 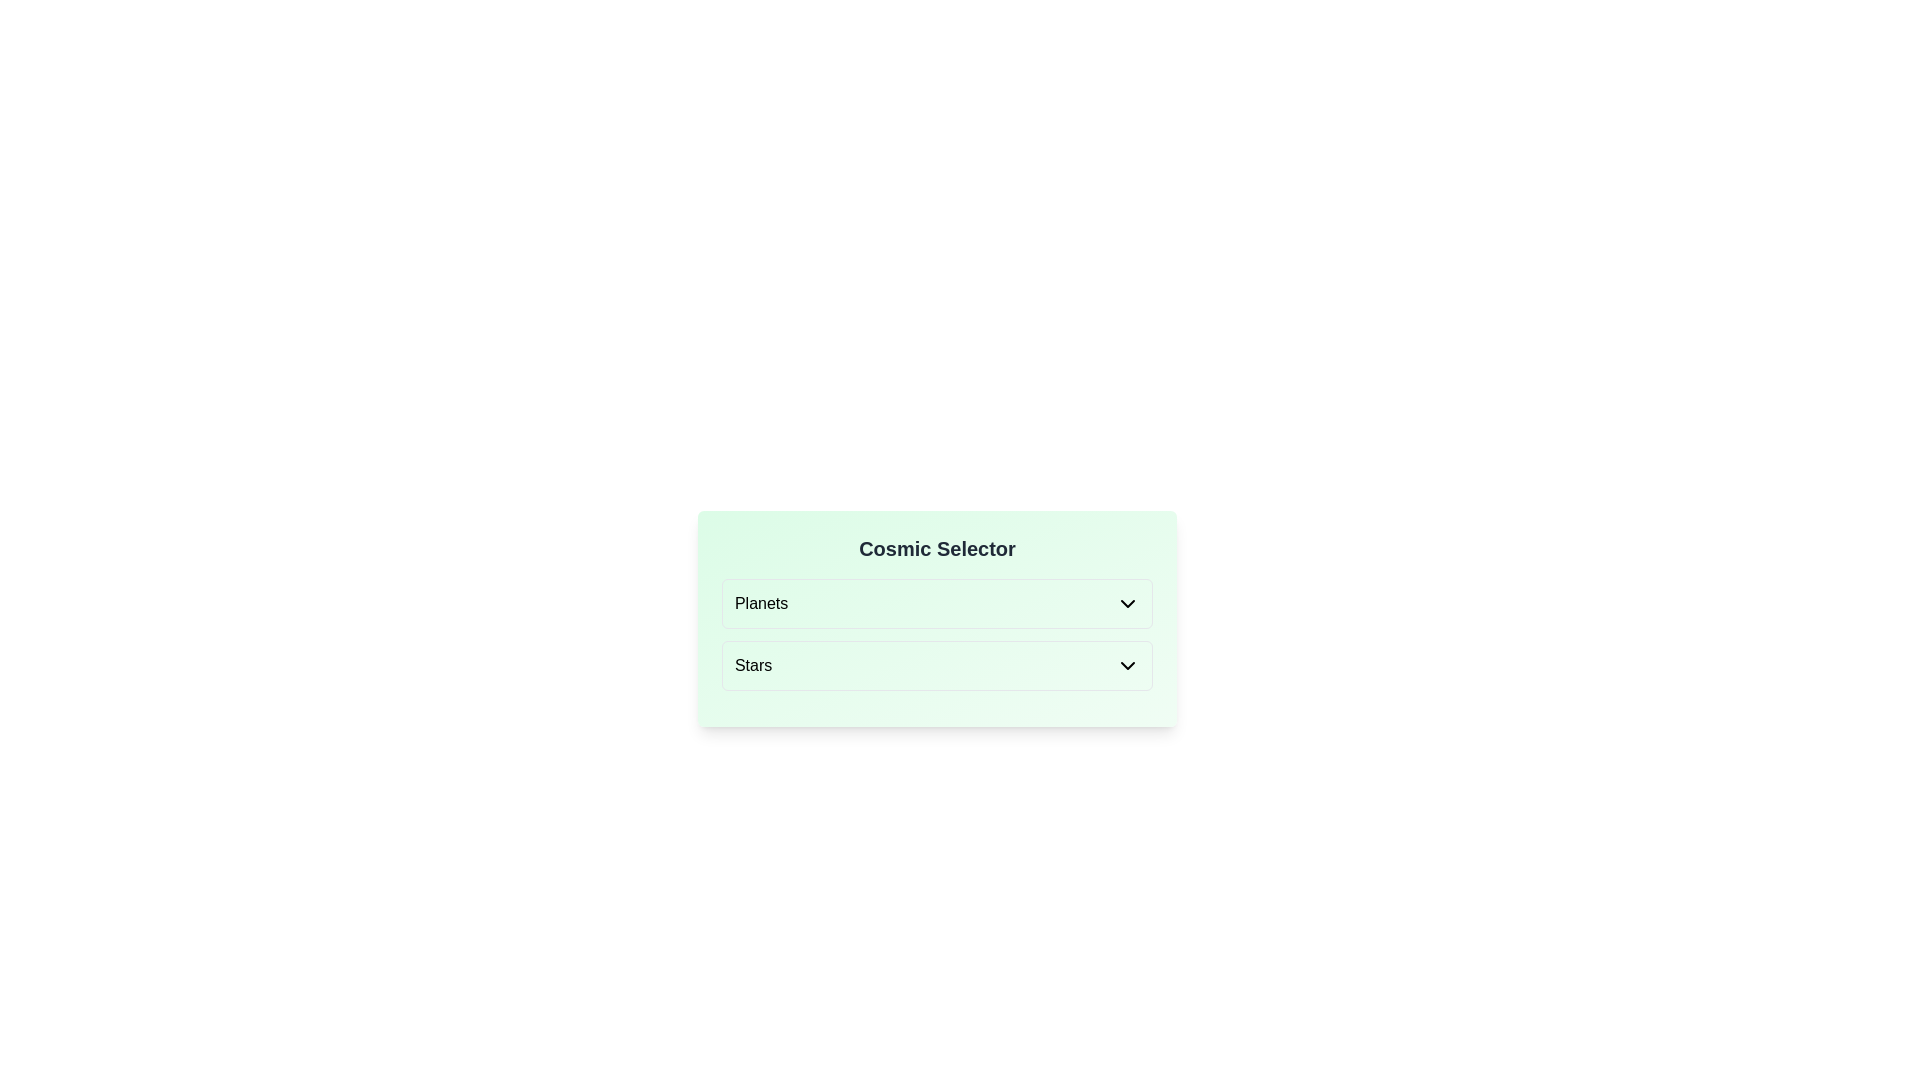 What do you see at coordinates (1128, 666) in the screenshot?
I see `the chevron icon` at bounding box center [1128, 666].